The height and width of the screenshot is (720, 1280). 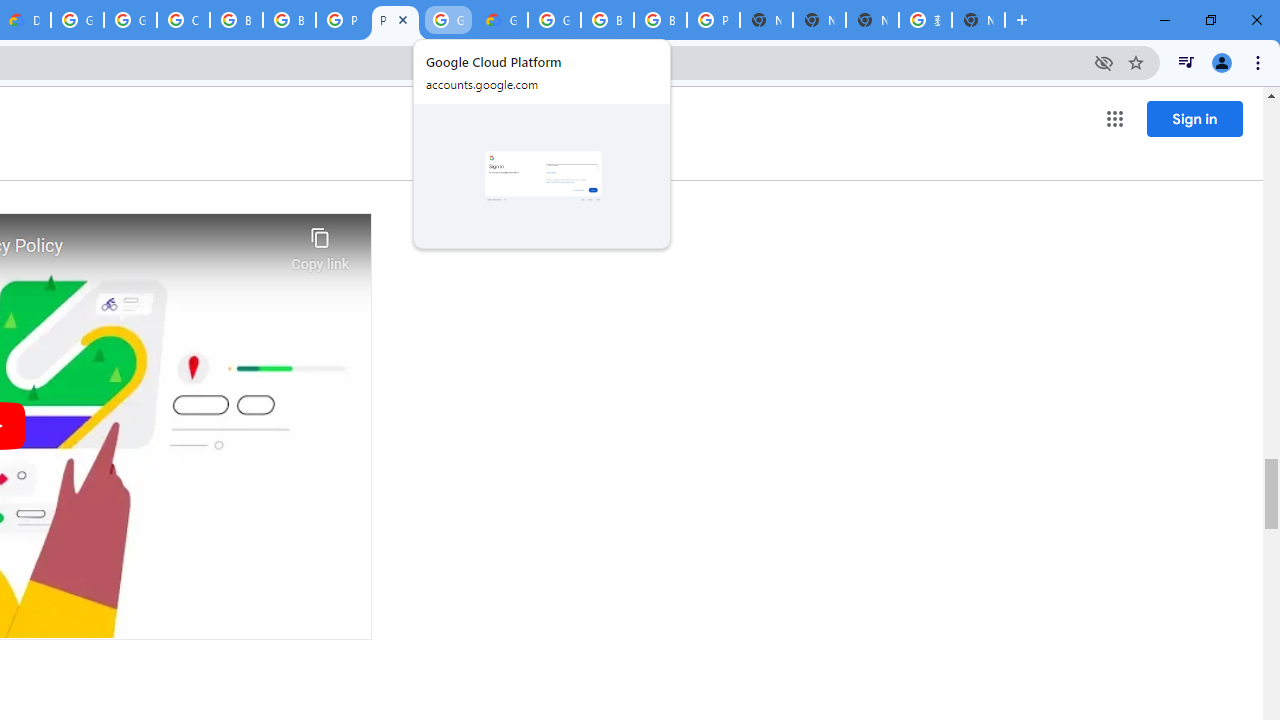 I want to click on 'Third-party cookies blocked', so click(x=1103, y=61).